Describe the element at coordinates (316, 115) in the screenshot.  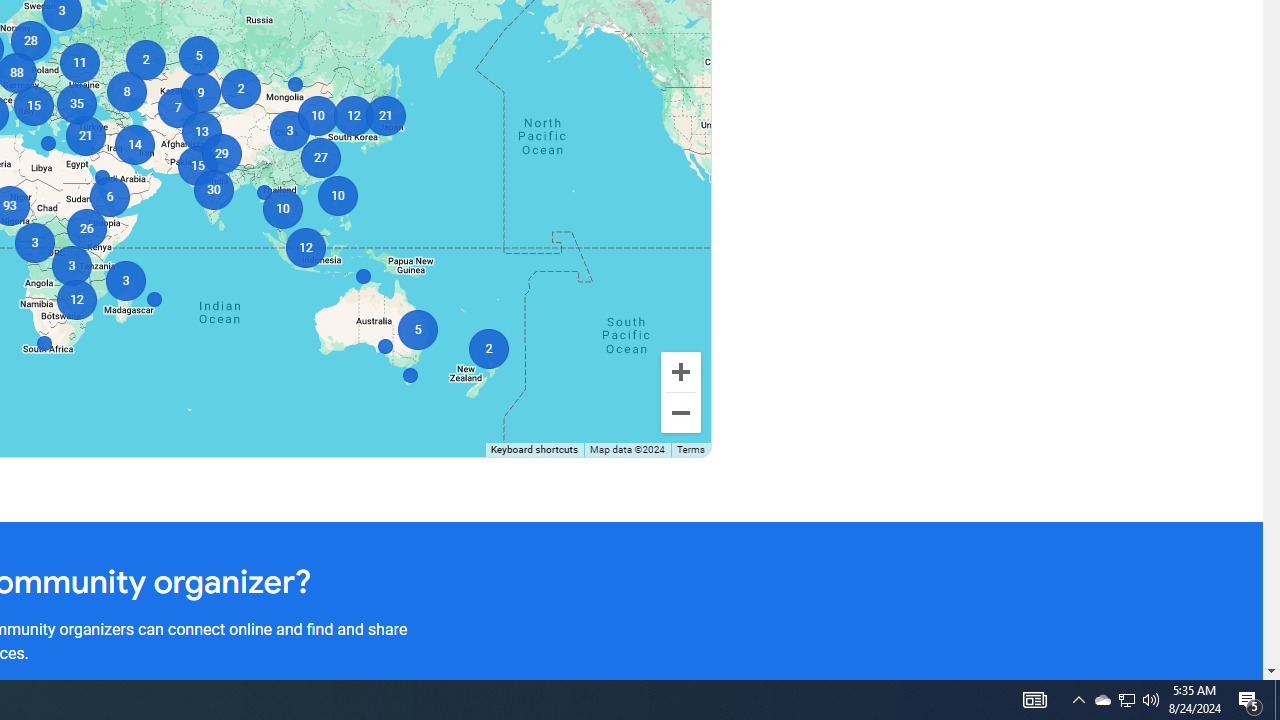
I see `'10'` at that location.